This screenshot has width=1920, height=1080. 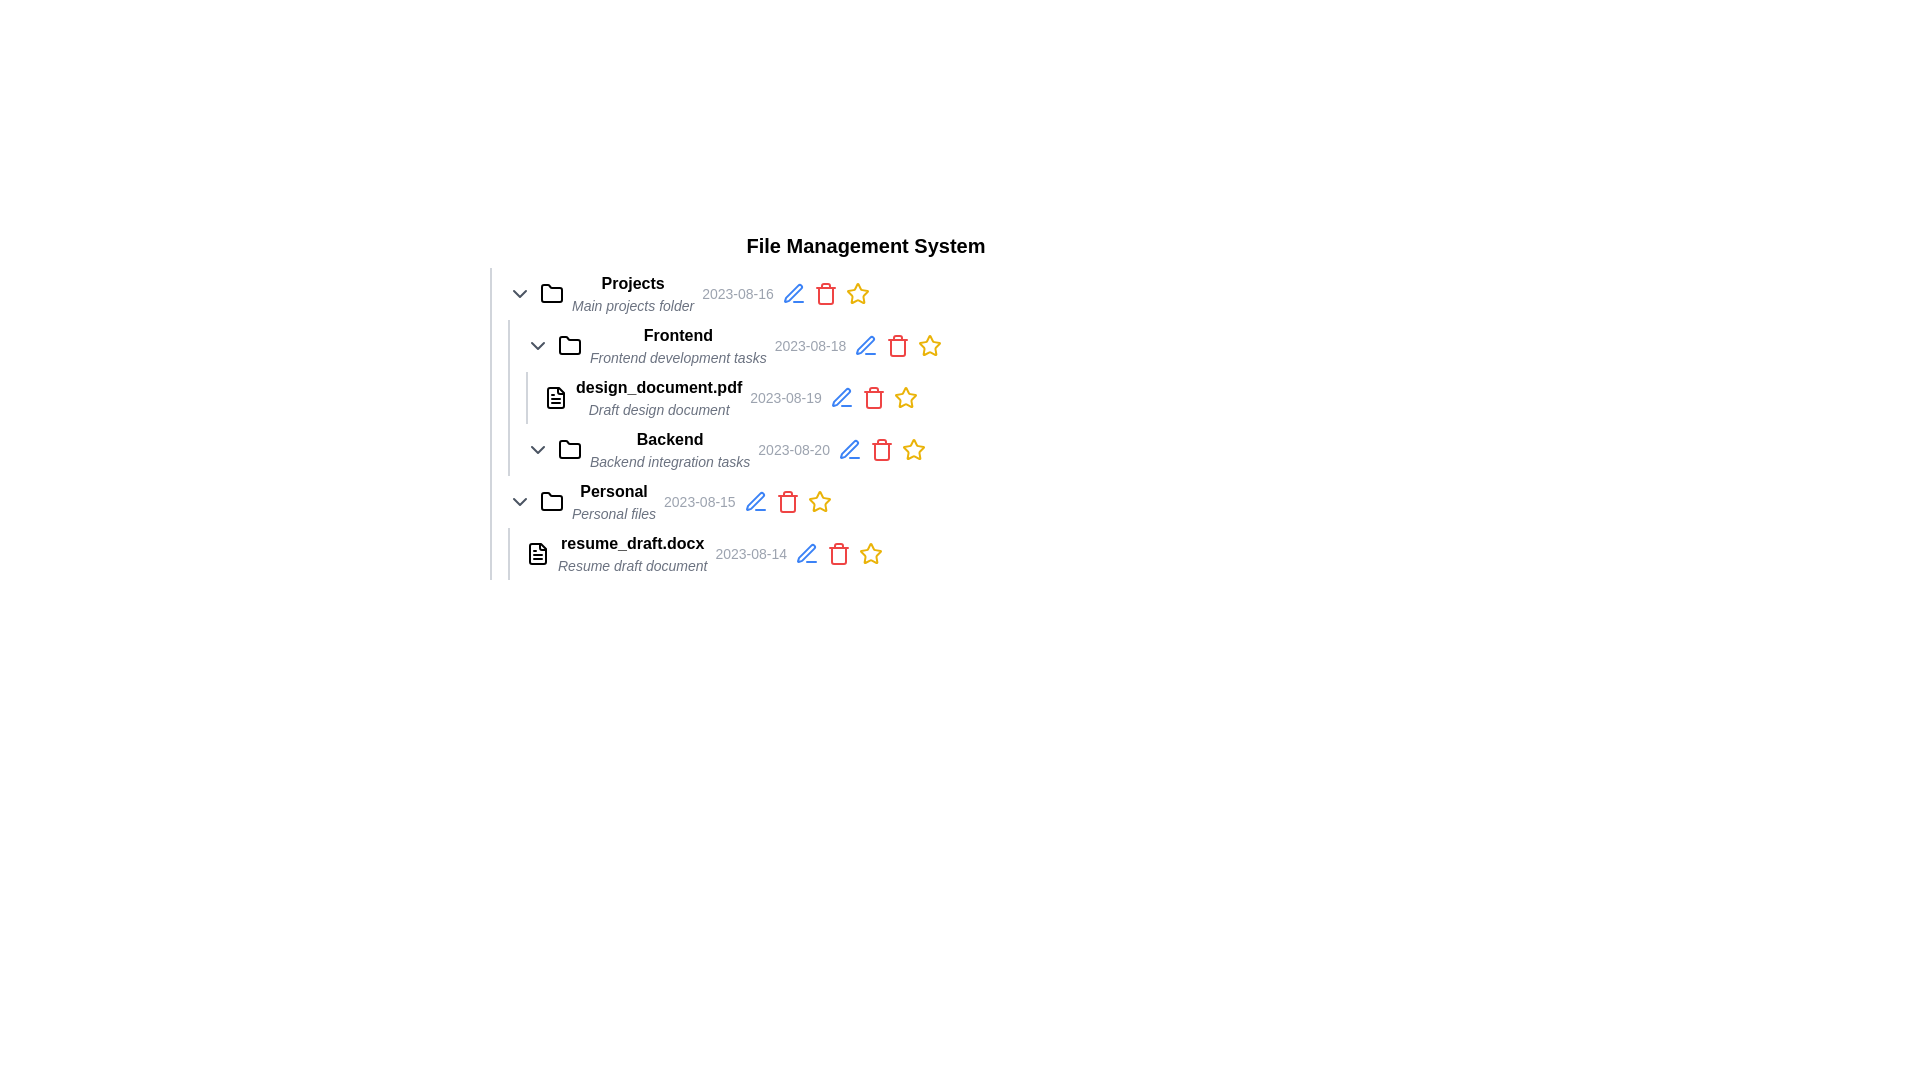 I want to click on the star icon at the far-right end of the row to mark the 'Backend integration tasks' item as a favorite, so click(x=912, y=450).